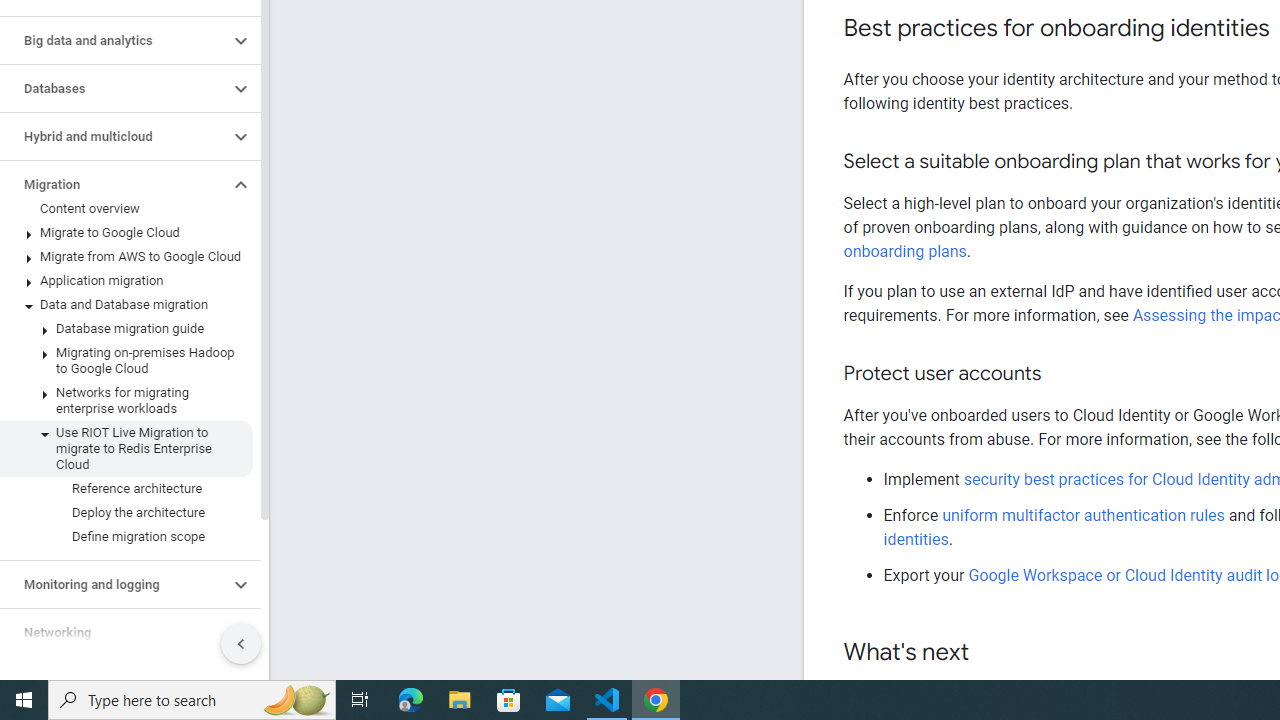 The image size is (1280, 720). What do you see at coordinates (125, 535) in the screenshot?
I see `'Define migration scope'` at bounding box center [125, 535].